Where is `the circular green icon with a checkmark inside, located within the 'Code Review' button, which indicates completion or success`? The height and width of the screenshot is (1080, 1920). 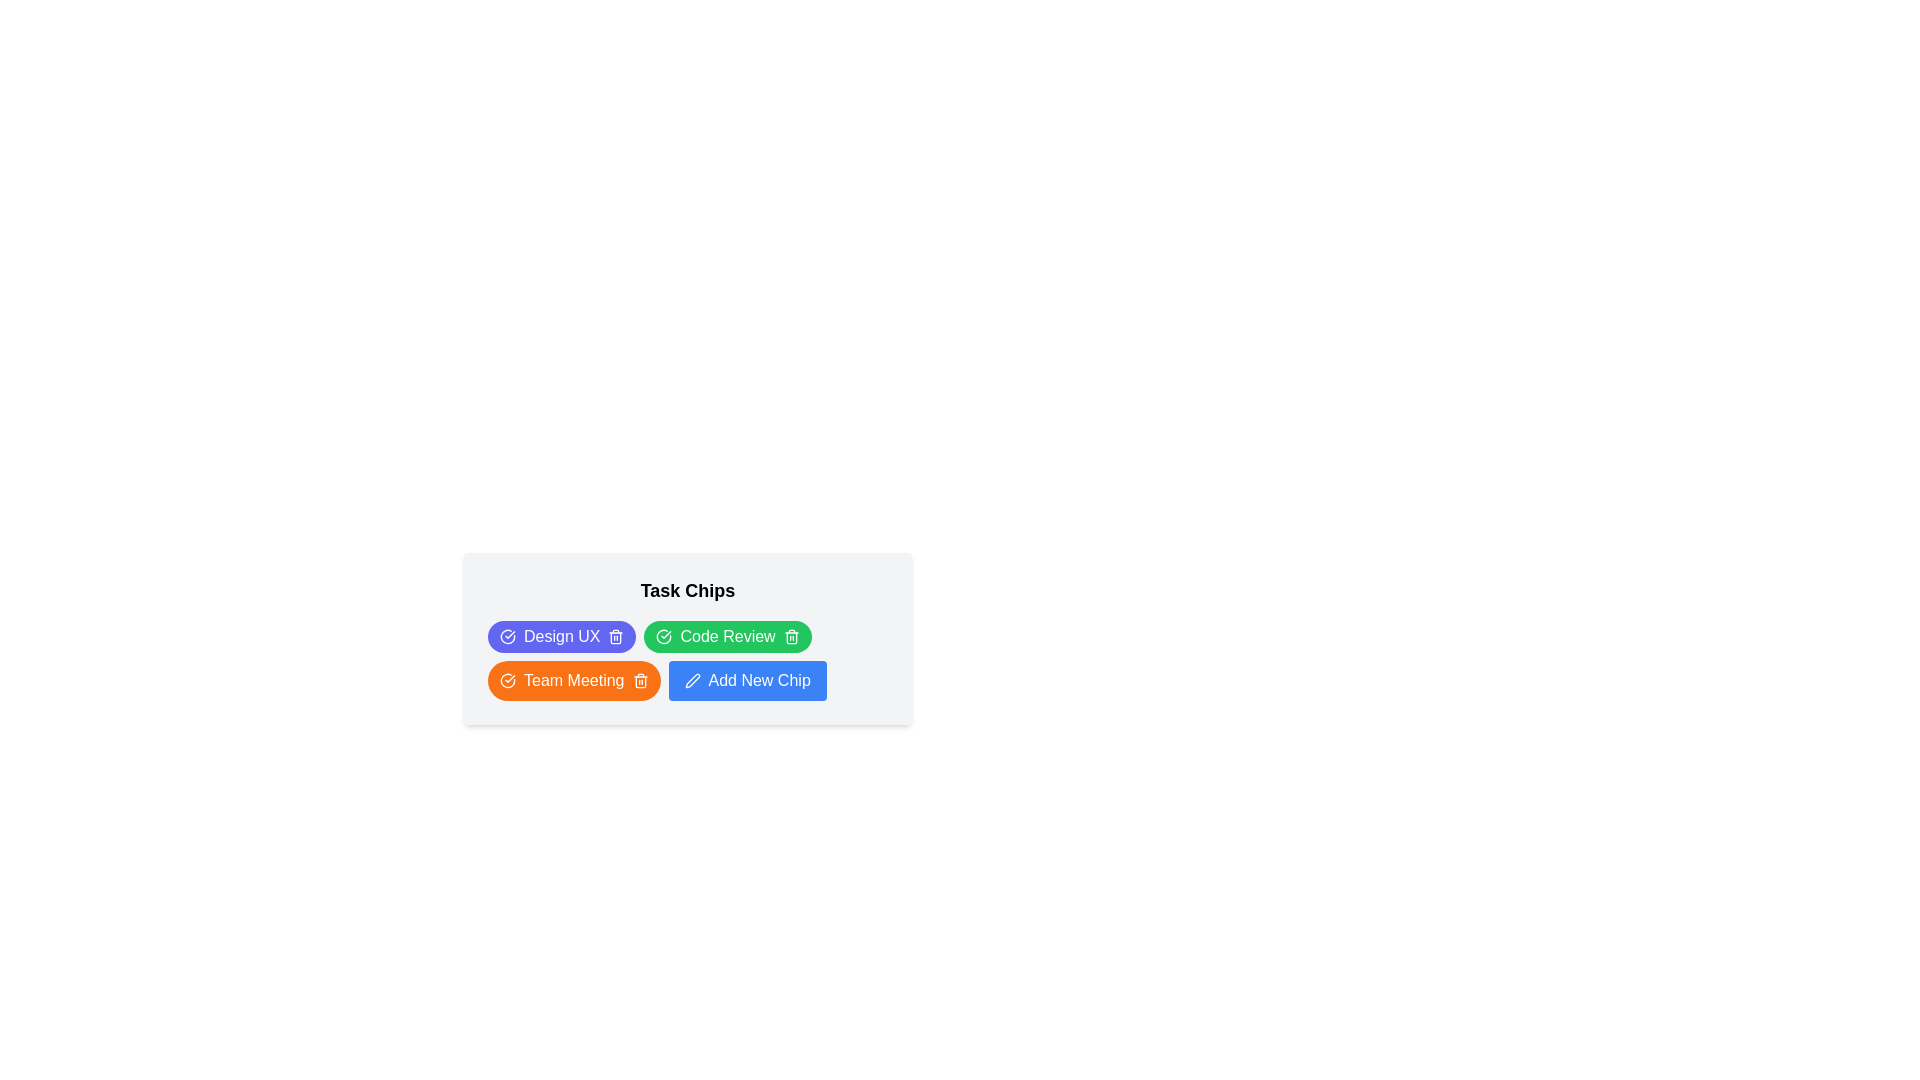
the circular green icon with a checkmark inside, located within the 'Code Review' button, which indicates completion or success is located at coordinates (664, 636).